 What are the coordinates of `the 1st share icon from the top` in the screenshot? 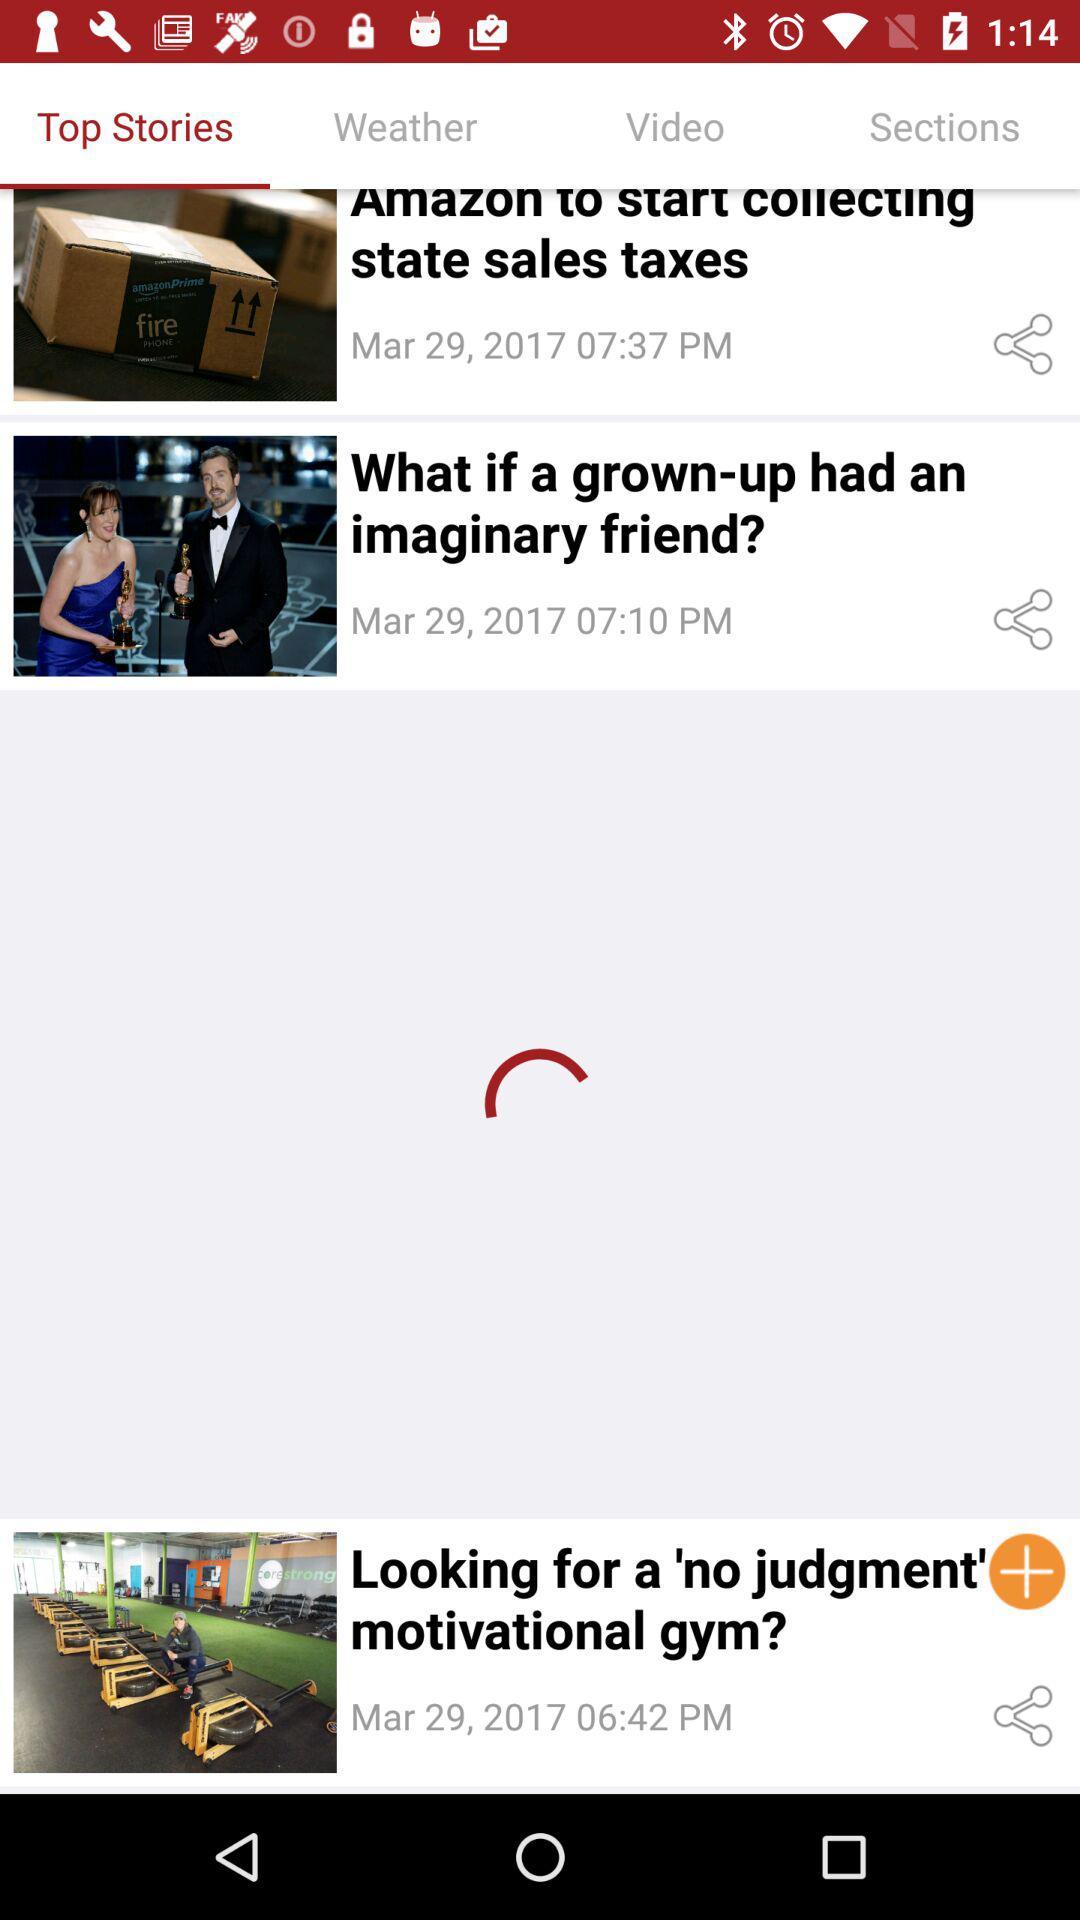 It's located at (1027, 344).